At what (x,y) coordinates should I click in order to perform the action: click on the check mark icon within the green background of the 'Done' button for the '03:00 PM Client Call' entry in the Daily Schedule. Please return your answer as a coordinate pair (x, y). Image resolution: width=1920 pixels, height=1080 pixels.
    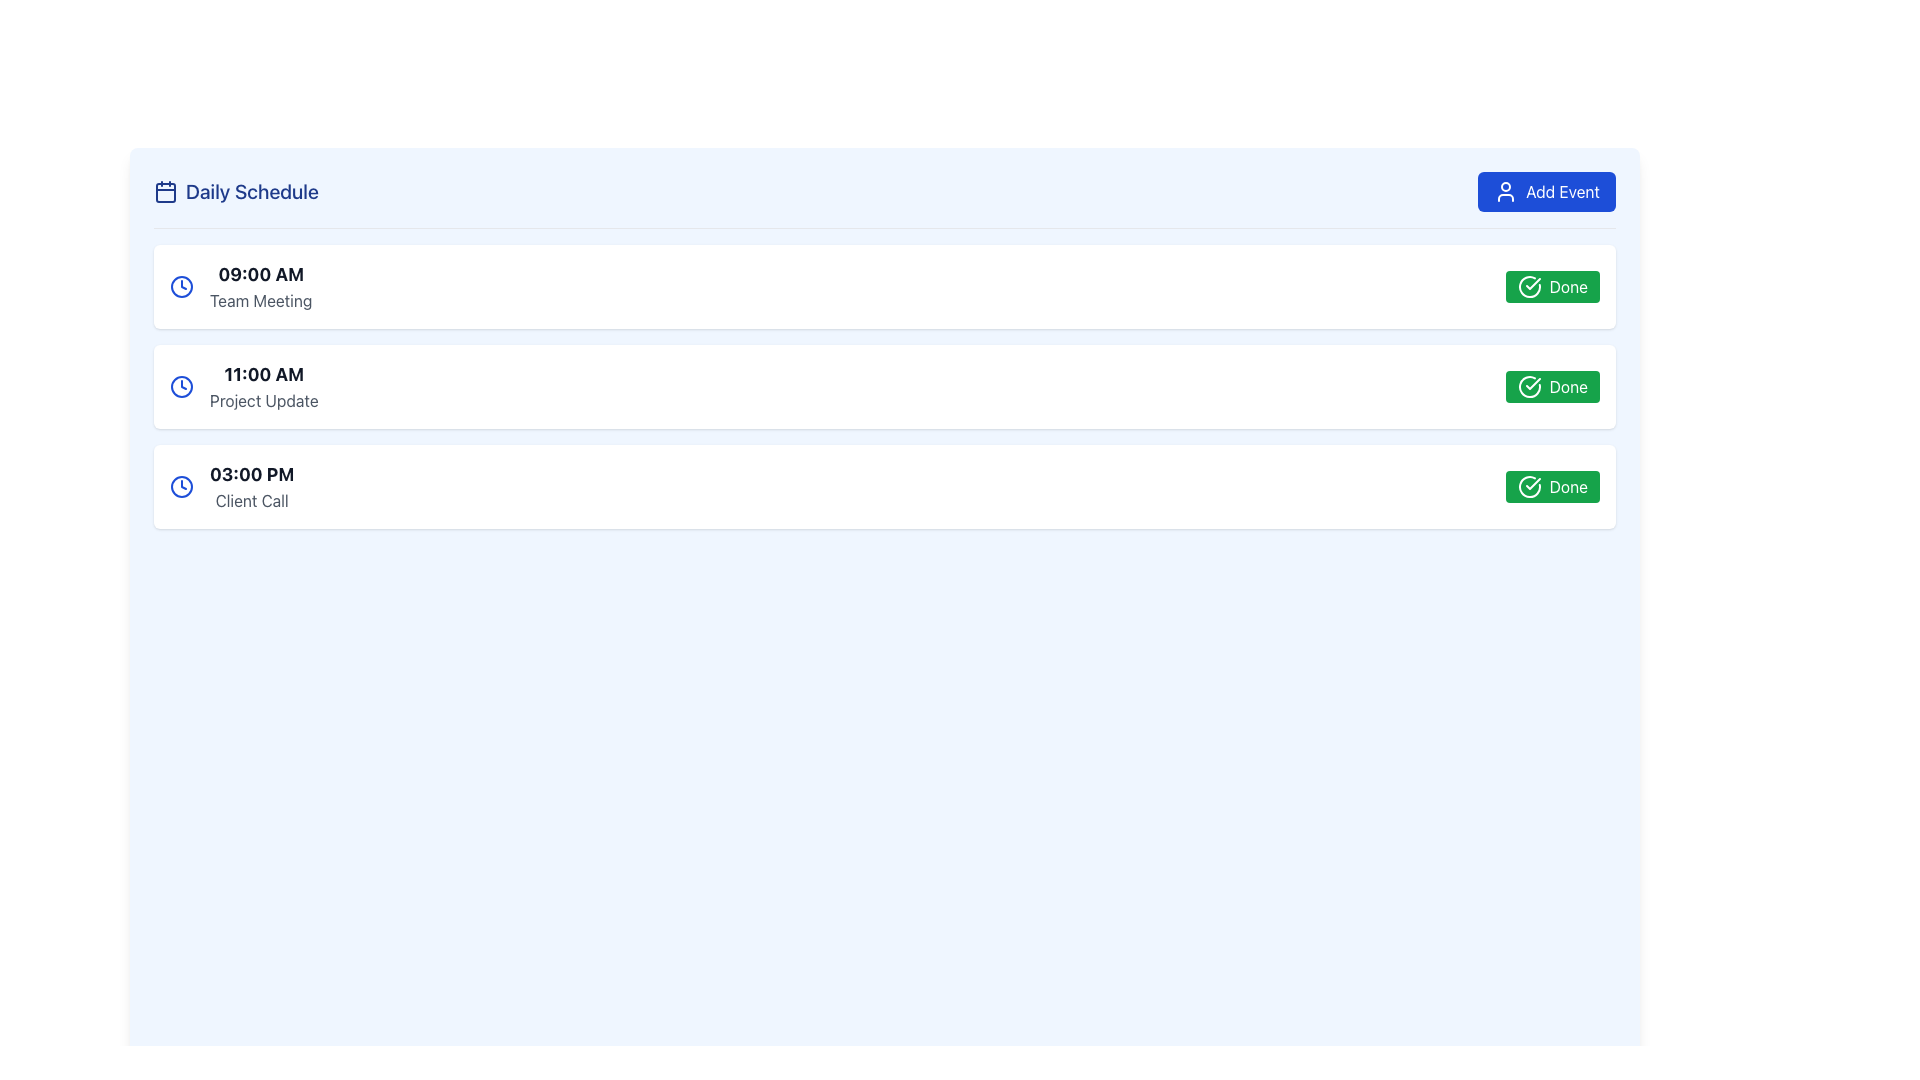
    Looking at the image, I should click on (1532, 483).